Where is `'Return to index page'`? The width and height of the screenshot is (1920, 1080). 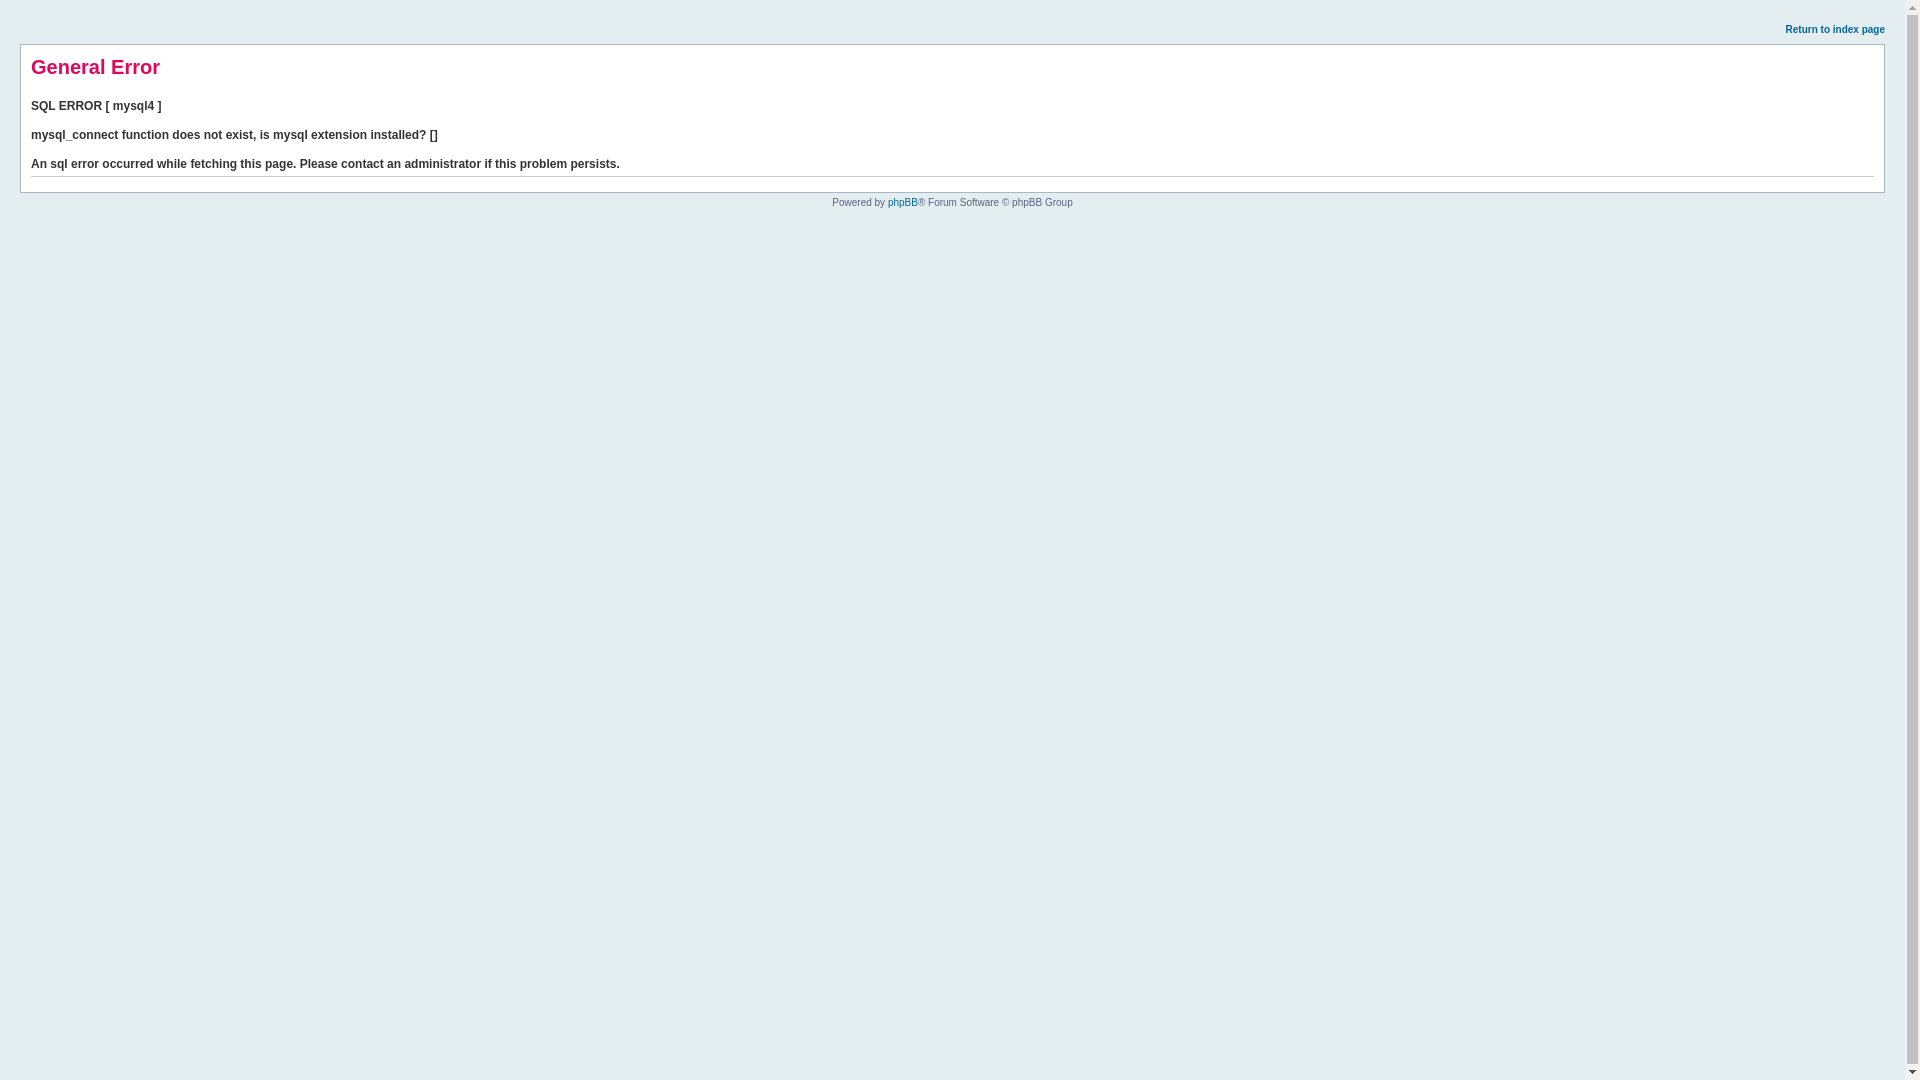 'Return to index page' is located at coordinates (1835, 29).